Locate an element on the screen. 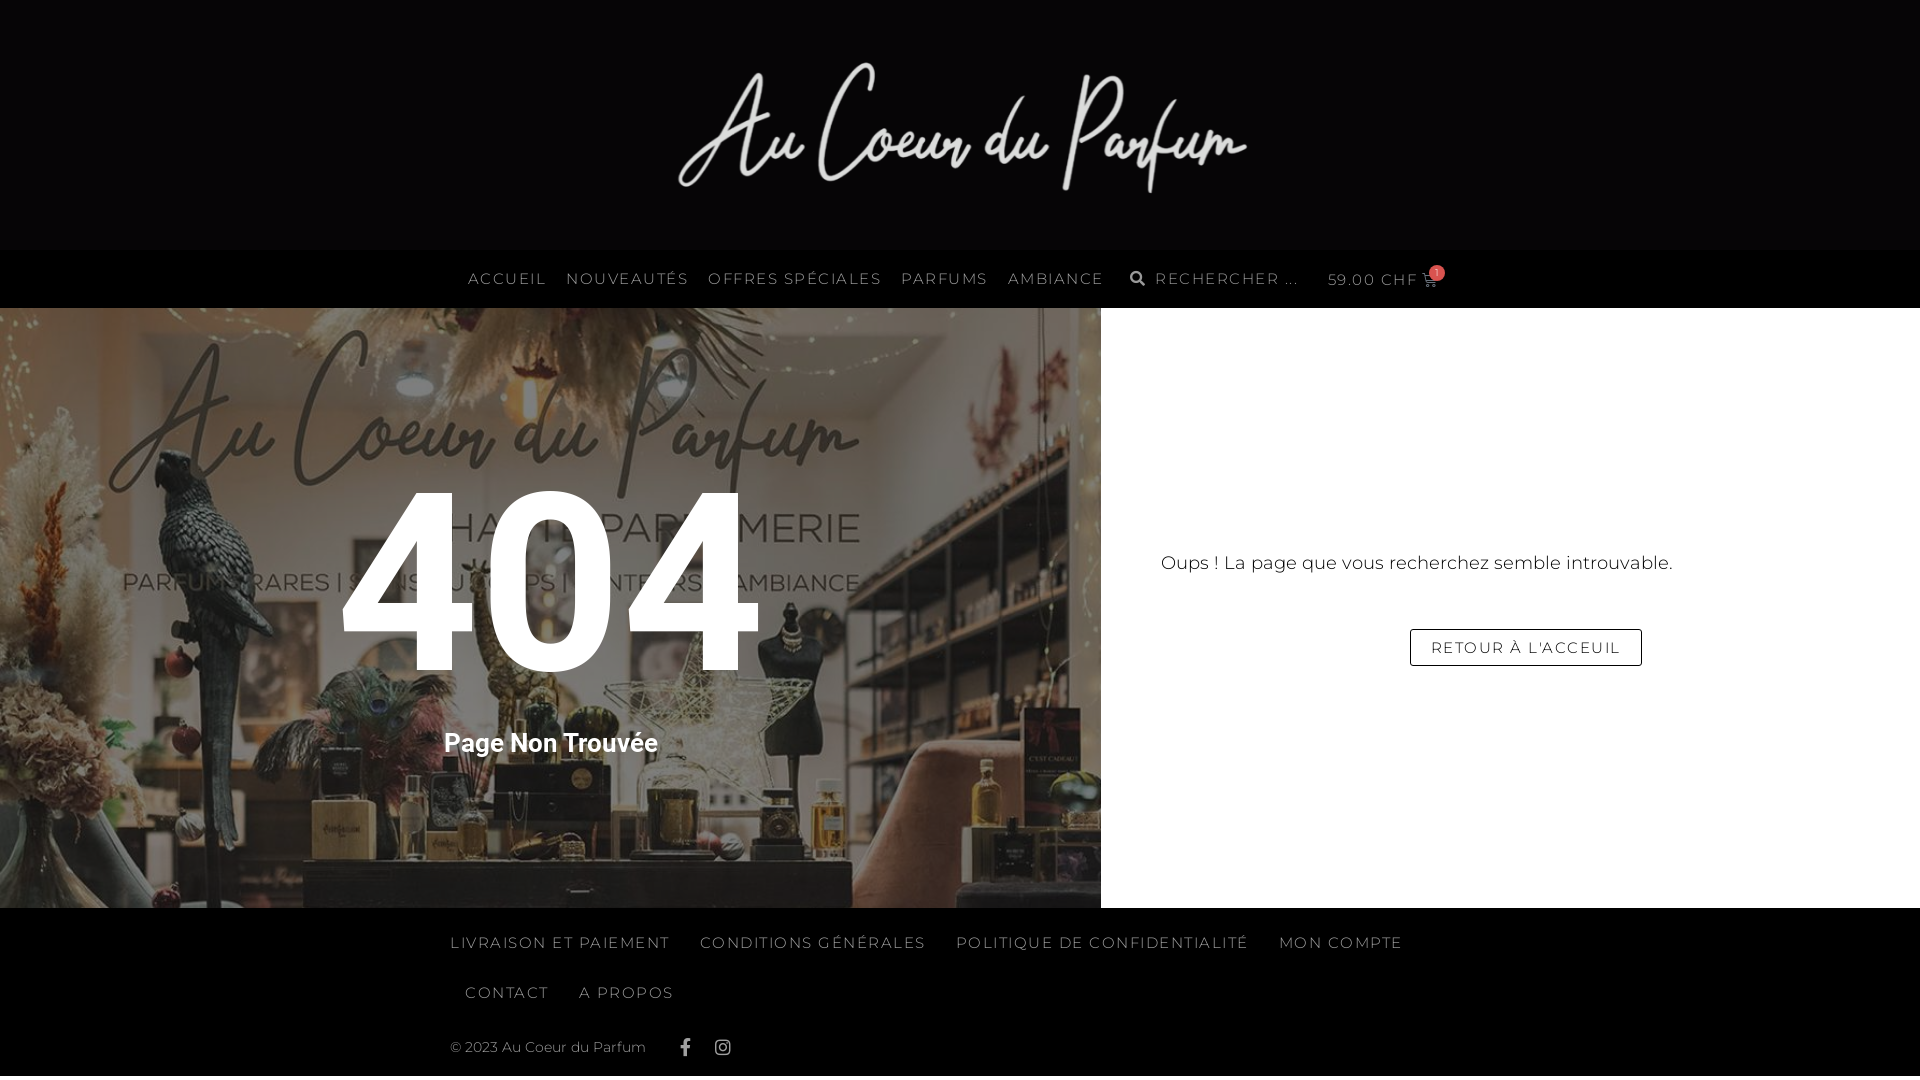  'A PROPOS' is located at coordinates (624, 992).